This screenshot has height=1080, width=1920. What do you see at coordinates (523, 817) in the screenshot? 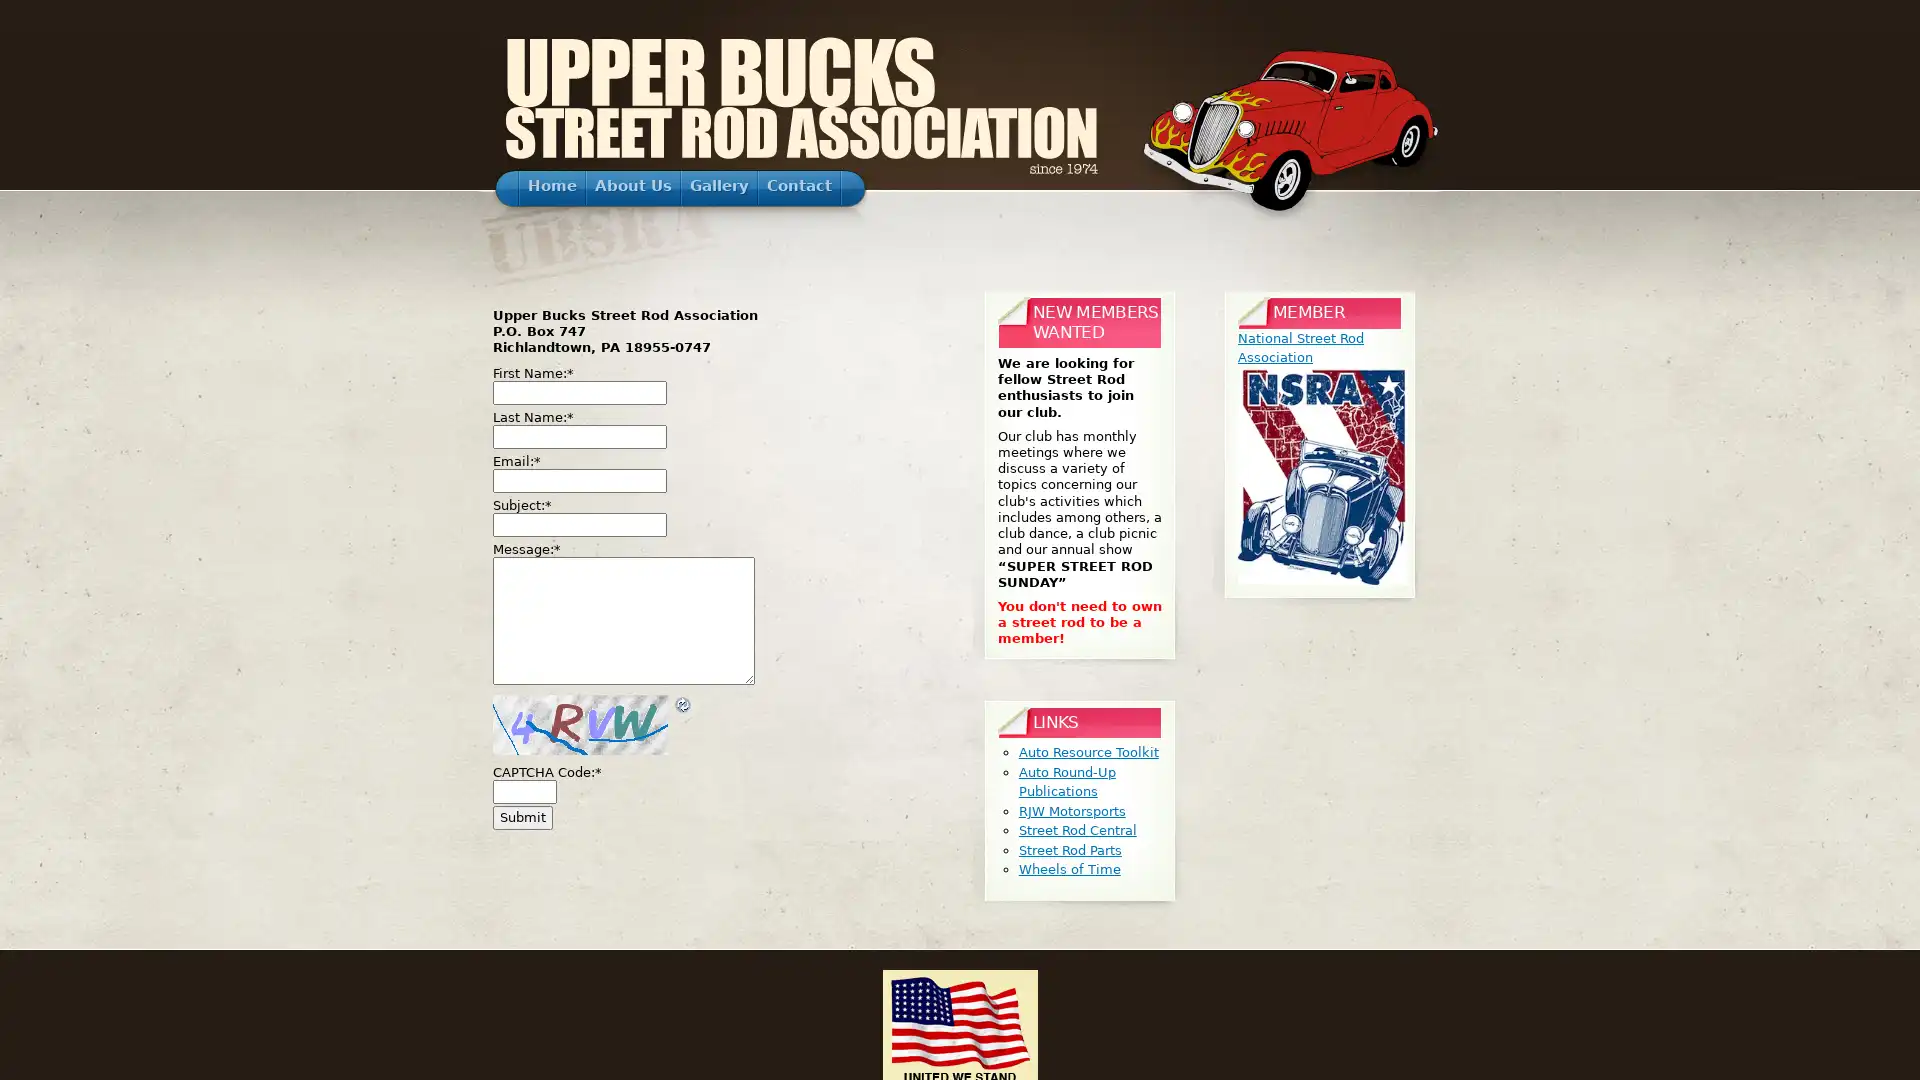
I see `Submit` at bounding box center [523, 817].